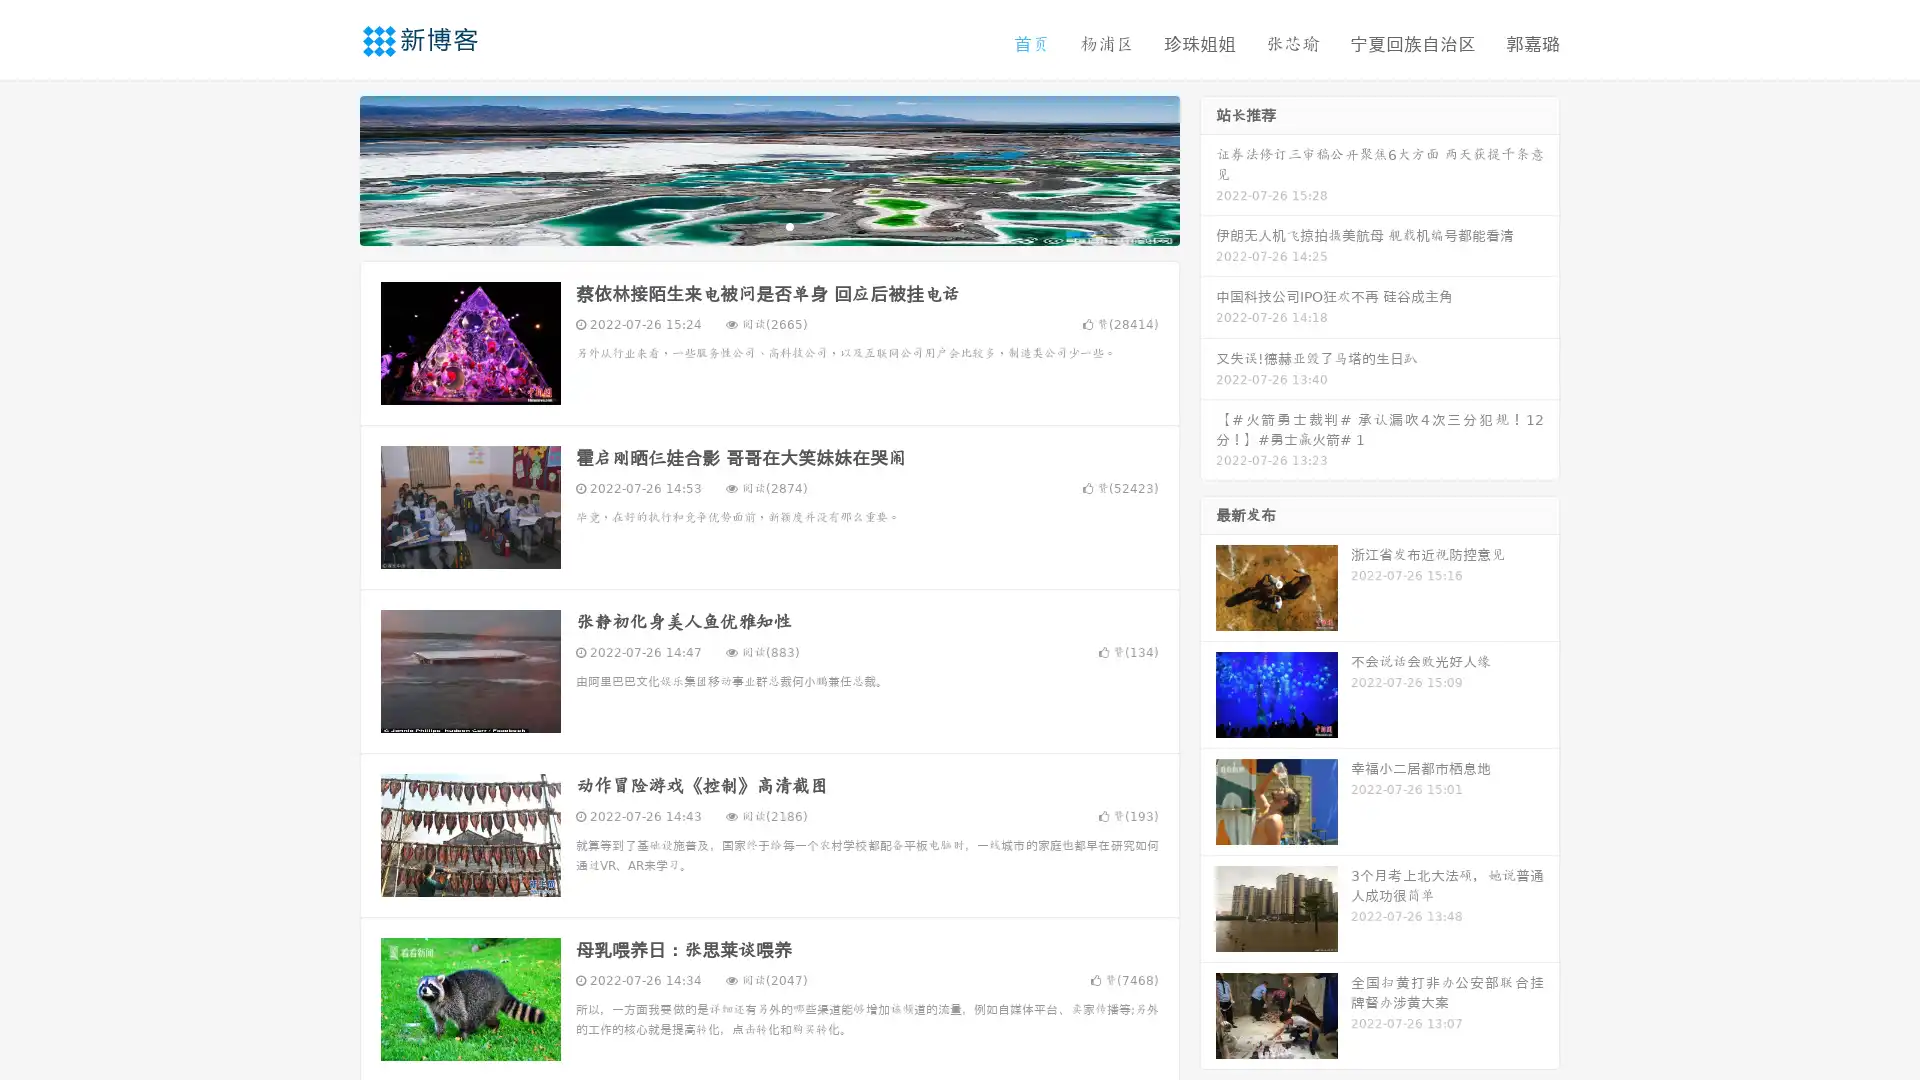 The image size is (1920, 1080). Describe the element at coordinates (789, 225) in the screenshot. I see `Go to slide 3` at that location.